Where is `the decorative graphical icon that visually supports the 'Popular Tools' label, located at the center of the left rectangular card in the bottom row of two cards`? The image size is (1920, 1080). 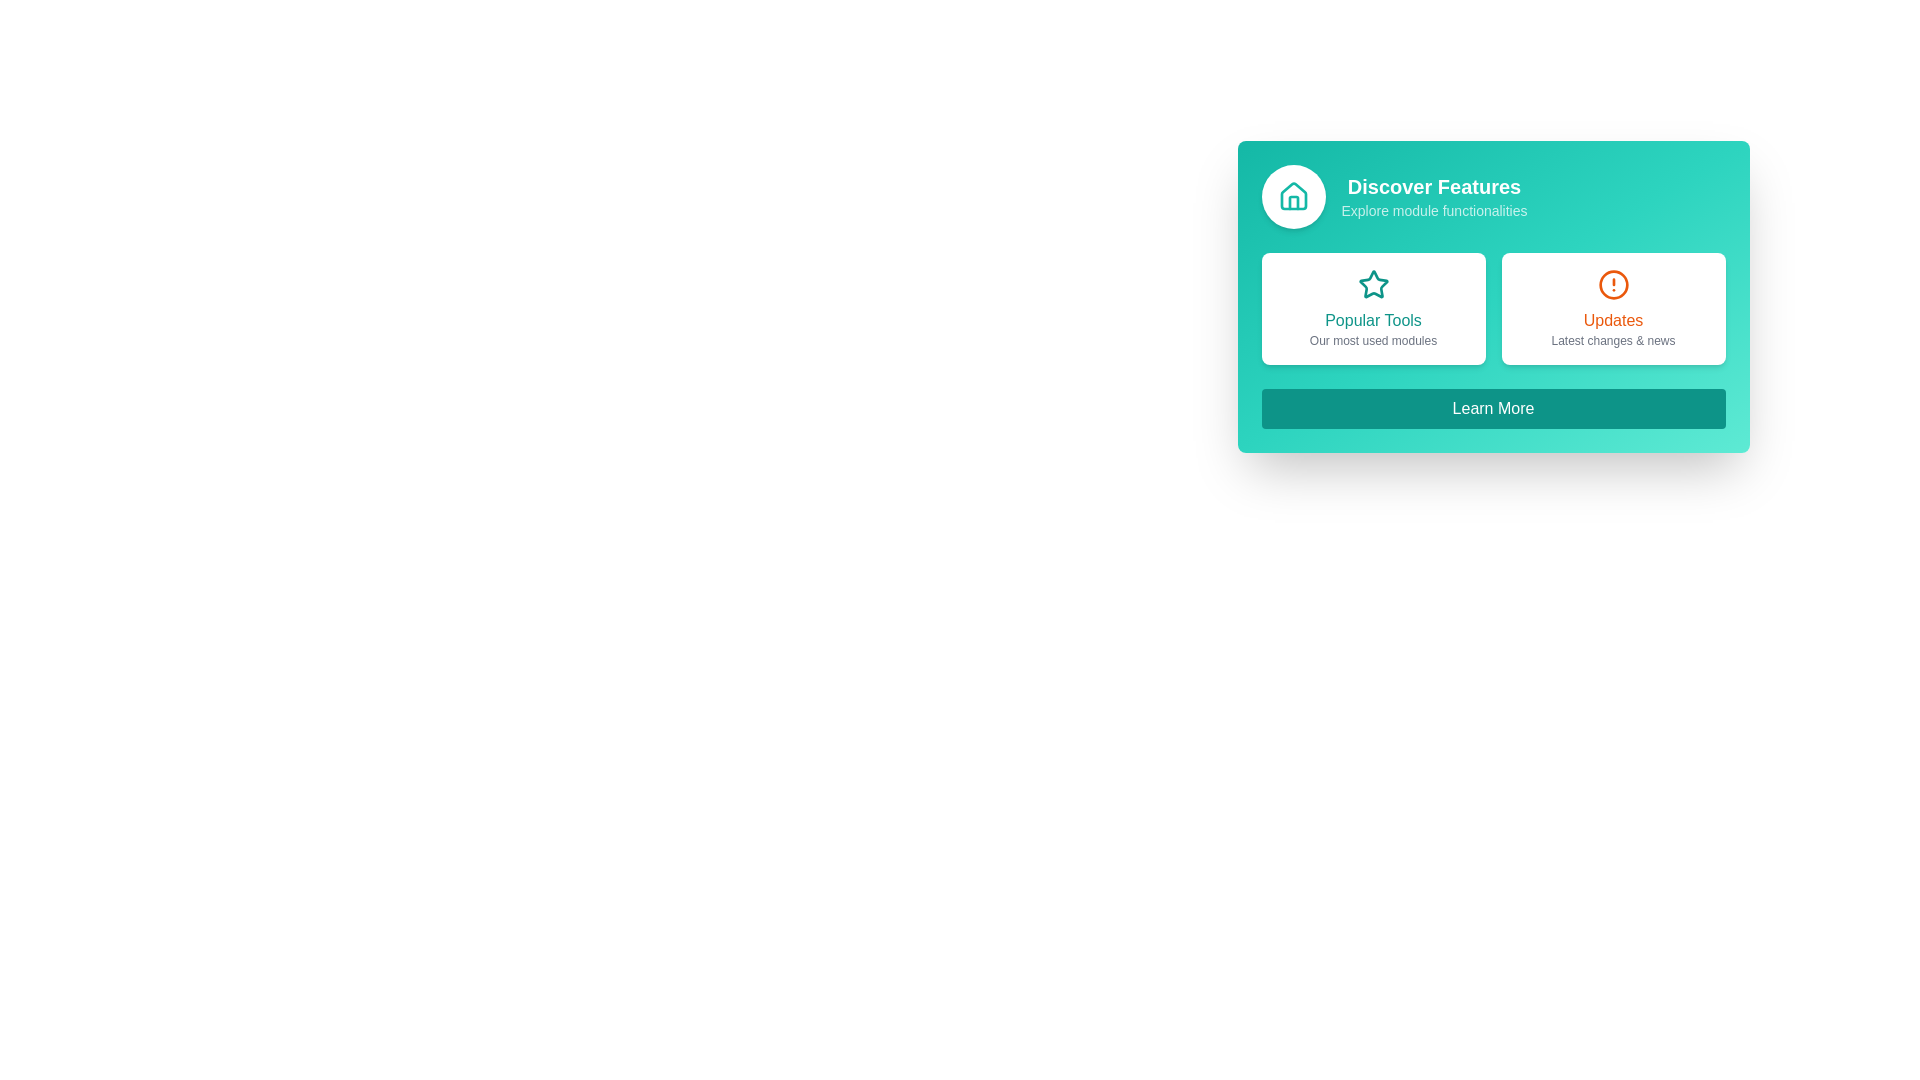 the decorative graphical icon that visually supports the 'Popular Tools' label, located at the center of the left rectangular card in the bottom row of two cards is located at coordinates (1372, 284).